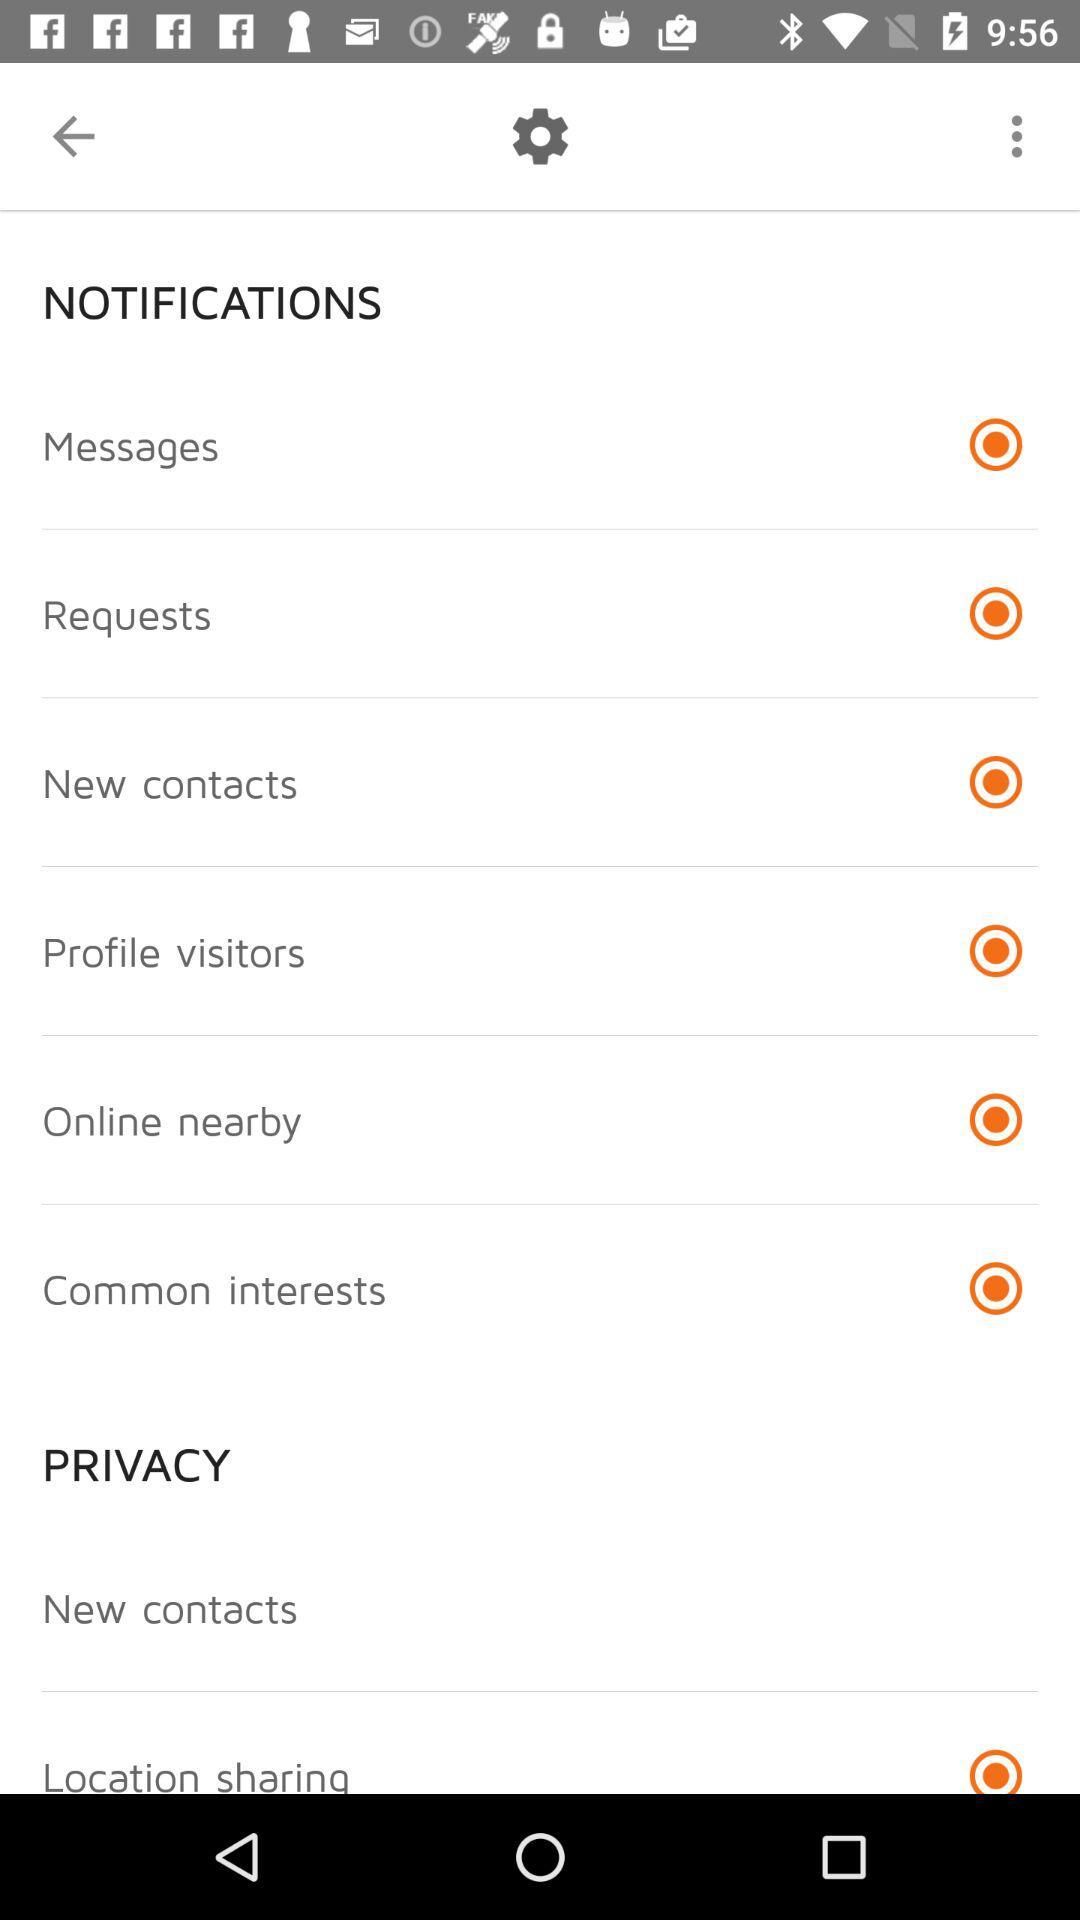 The image size is (1080, 1920). I want to click on messages item, so click(130, 443).